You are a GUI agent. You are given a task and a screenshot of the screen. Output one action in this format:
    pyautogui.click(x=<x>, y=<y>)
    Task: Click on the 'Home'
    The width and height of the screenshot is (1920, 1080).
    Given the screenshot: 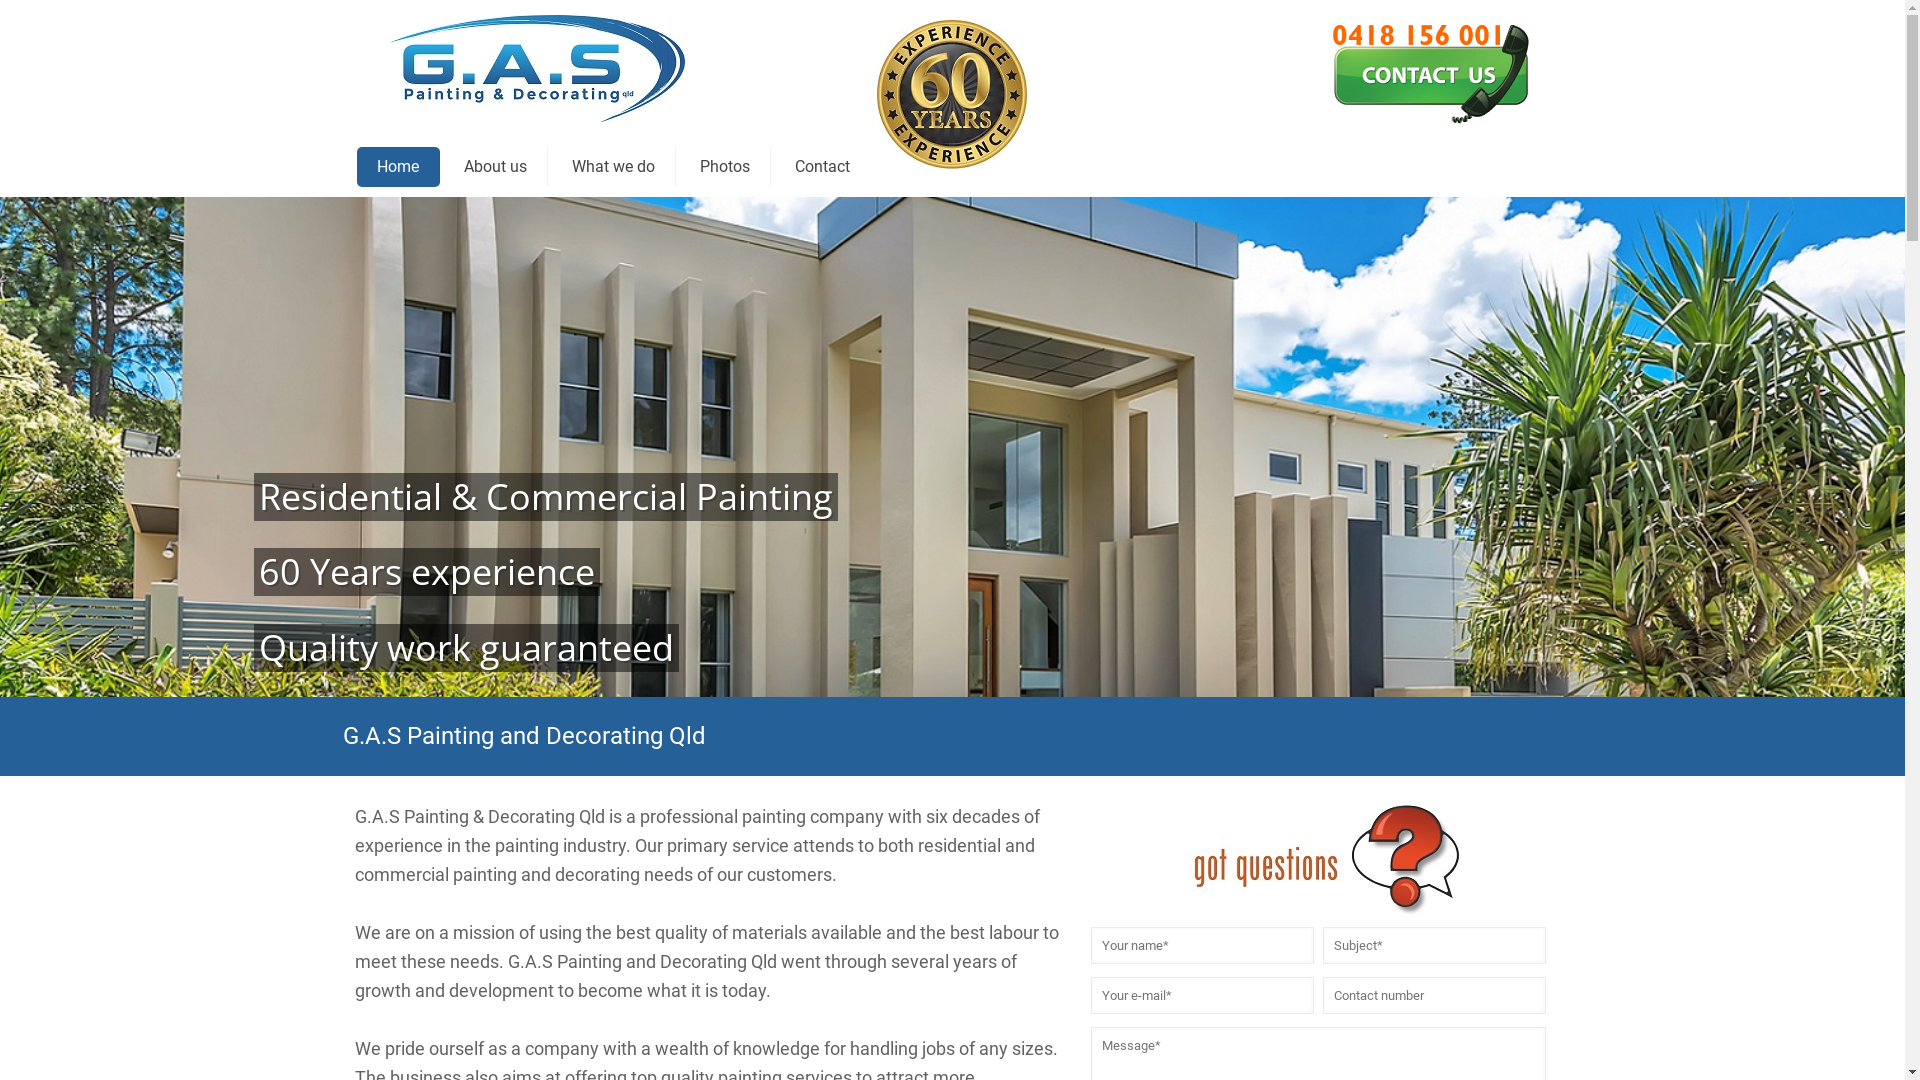 What is the action you would take?
    pyautogui.click(x=398, y=165)
    